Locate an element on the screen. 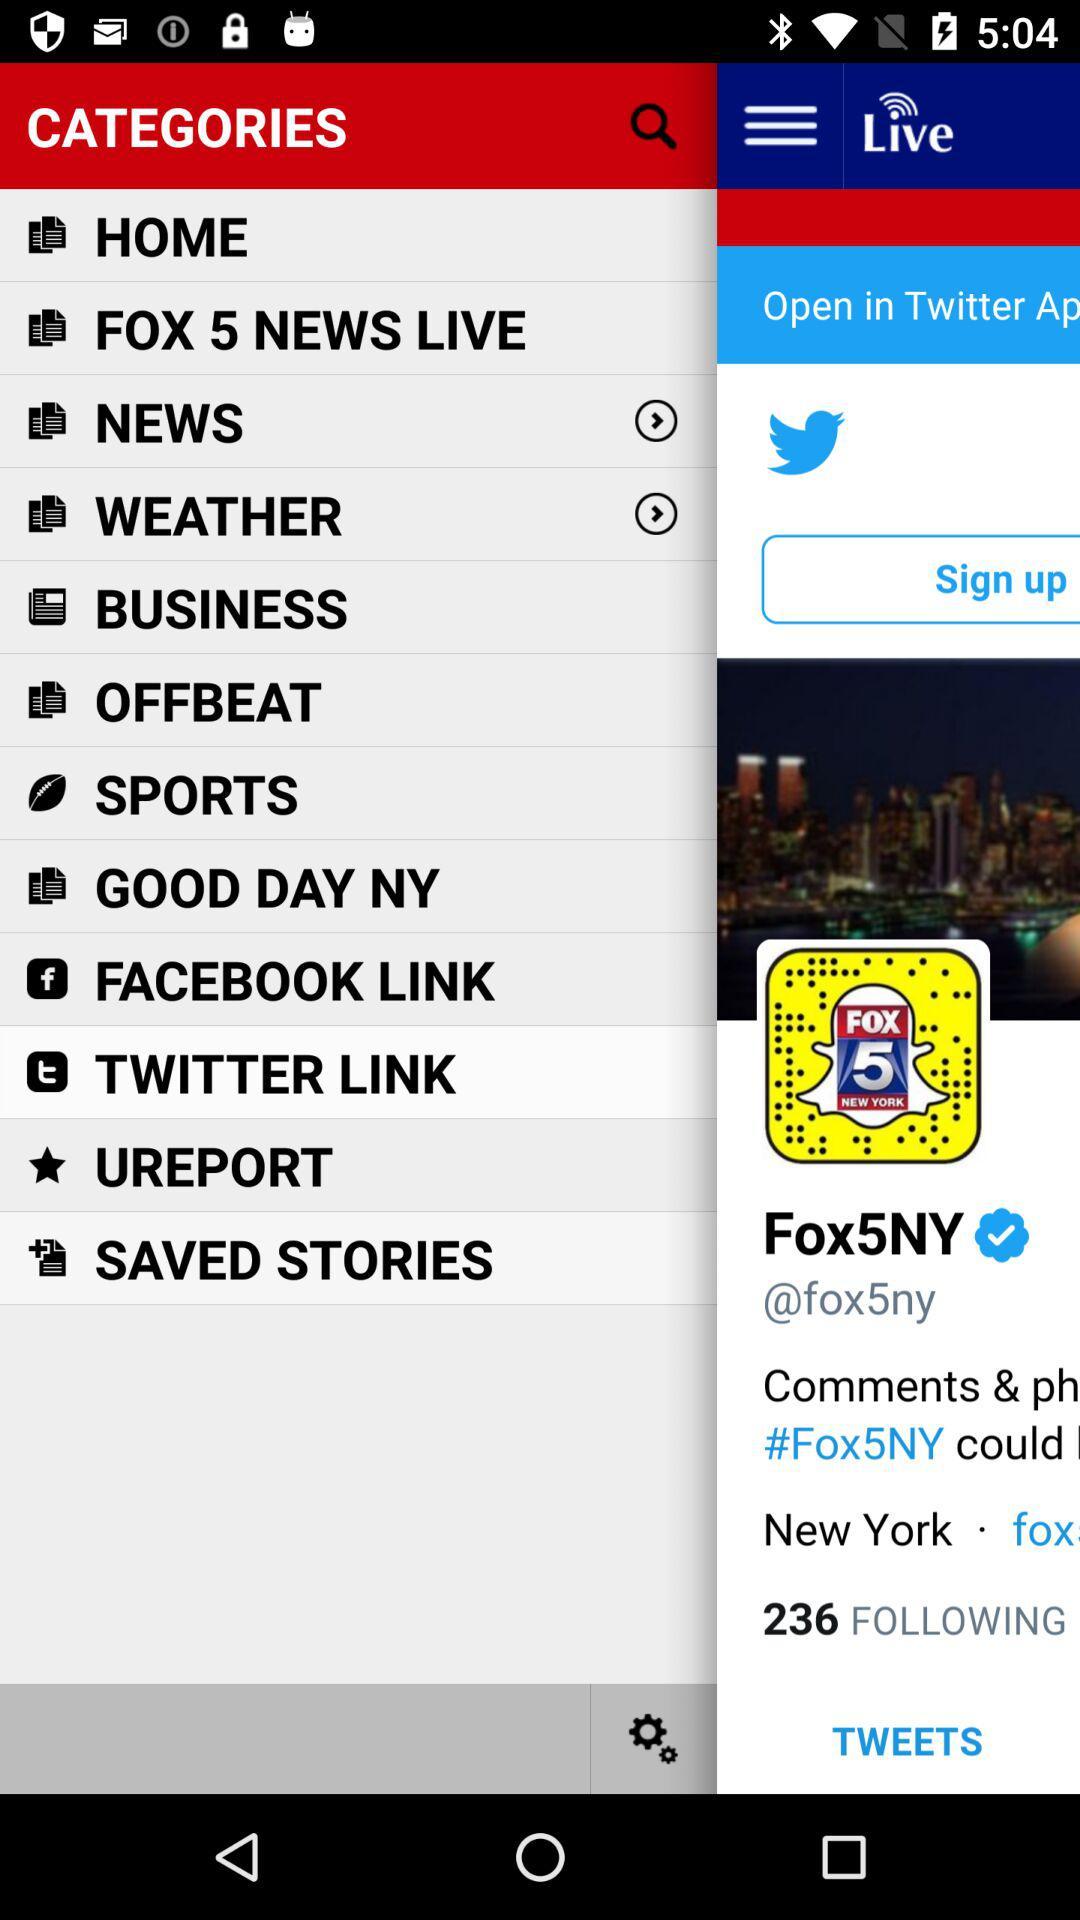 This screenshot has height=1920, width=1080. search option is located at coordinates (654, 124).